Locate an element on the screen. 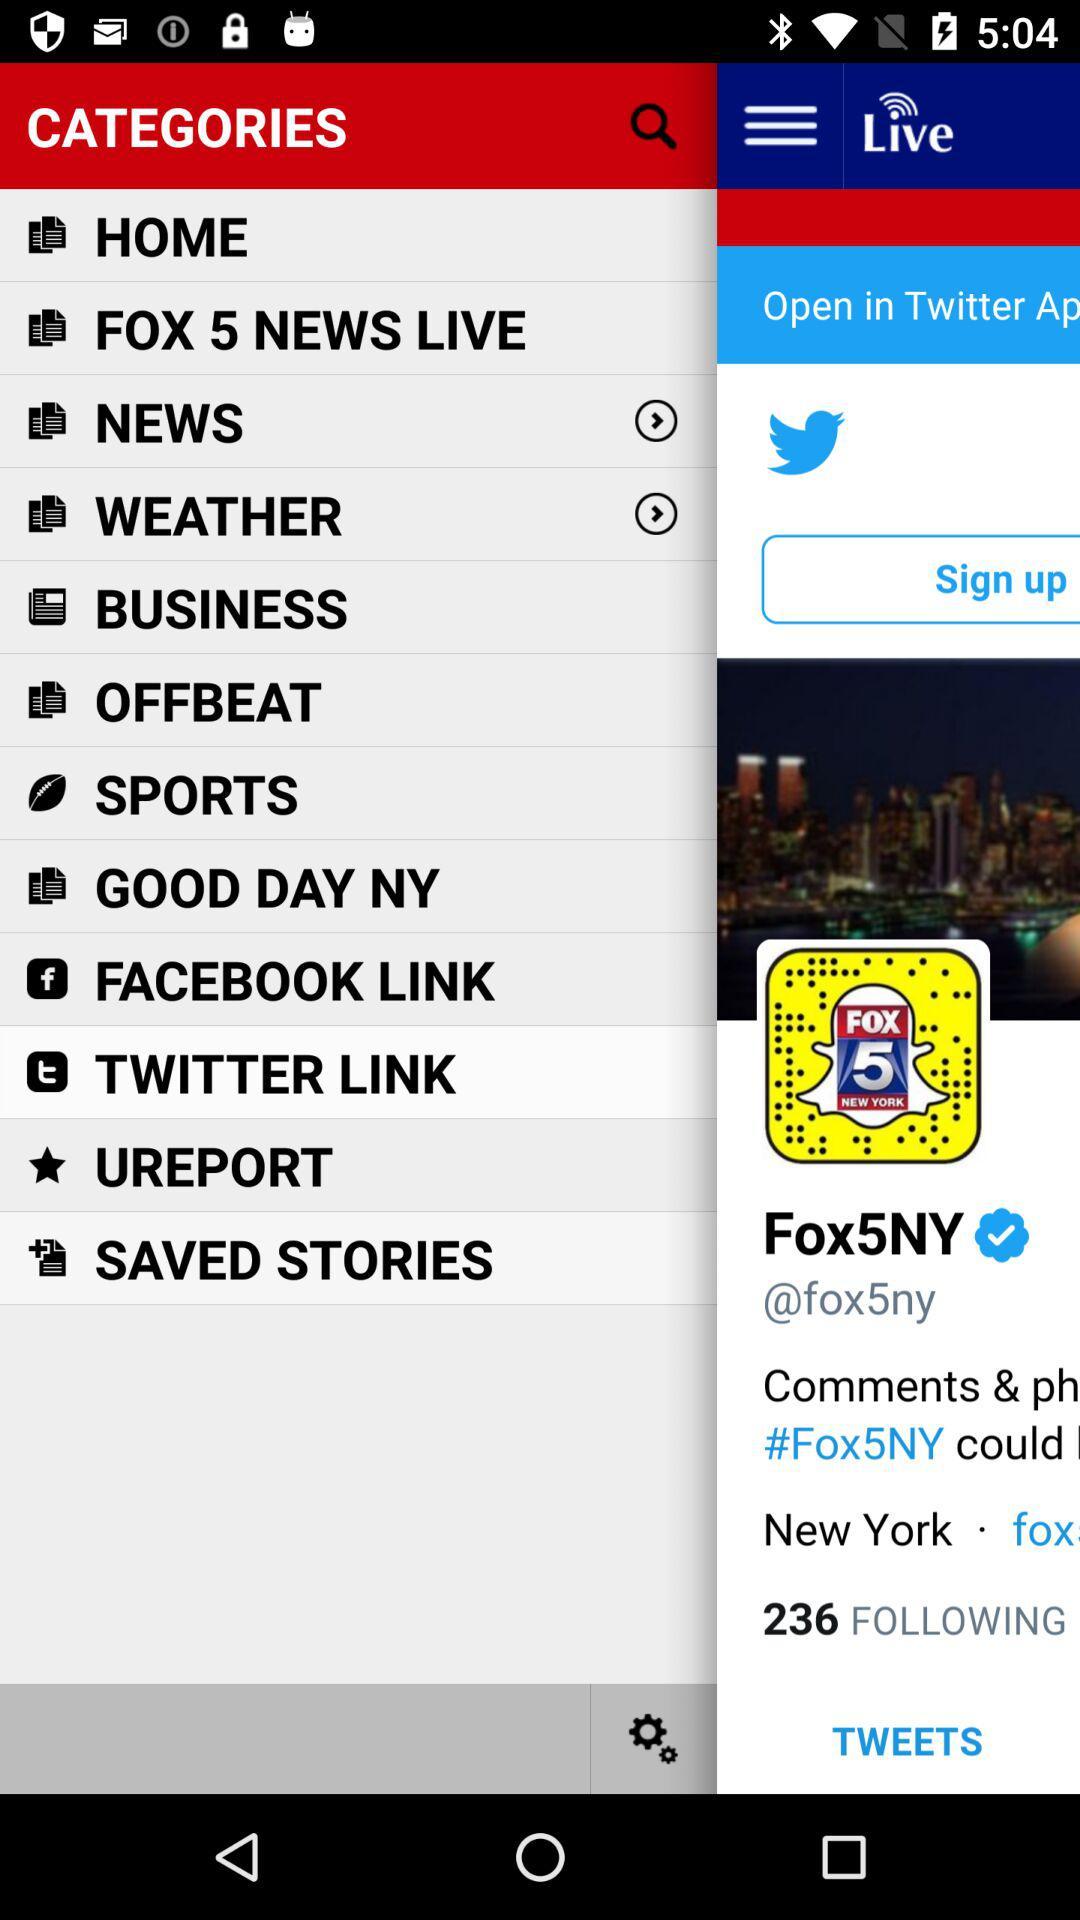 This screenshot has height=1920, width=1080. search option is located at coordinates (654, 124).